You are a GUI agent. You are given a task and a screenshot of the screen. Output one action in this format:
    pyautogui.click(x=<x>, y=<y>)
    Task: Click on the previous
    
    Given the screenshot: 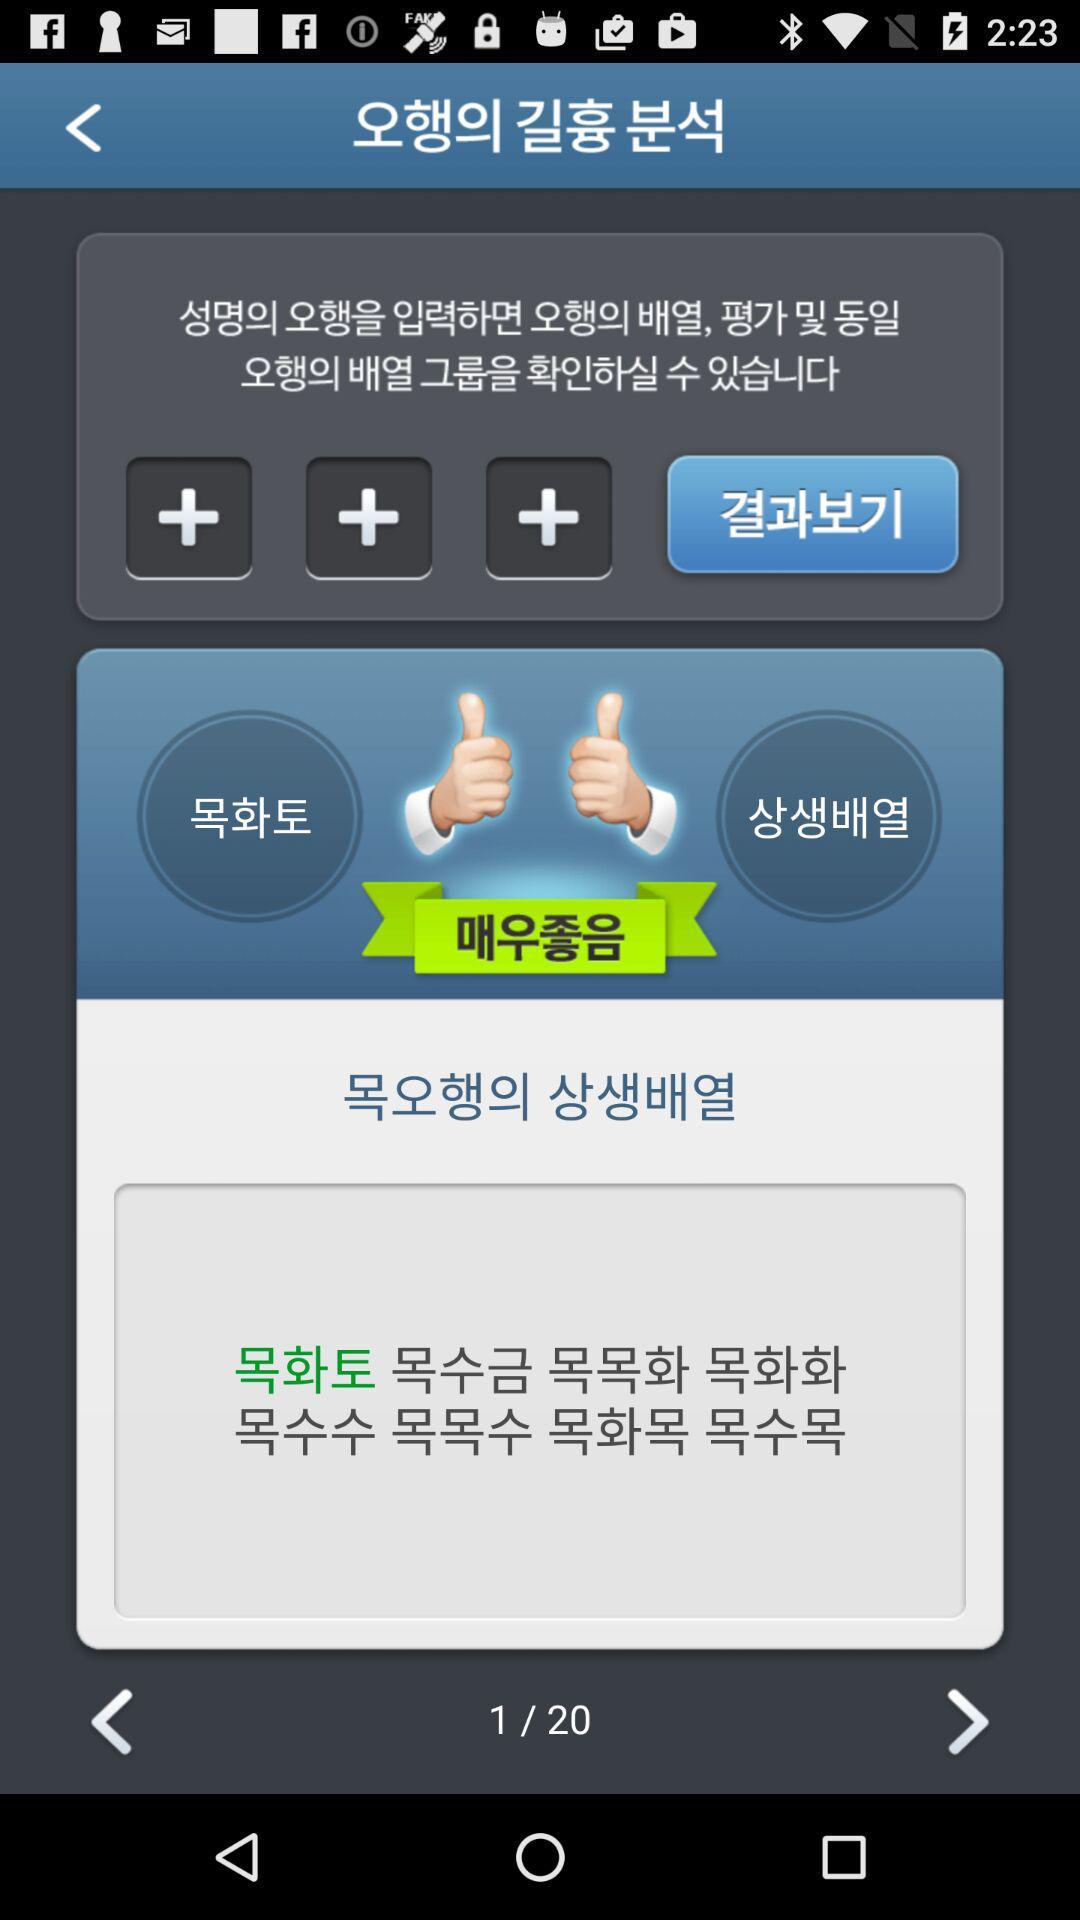 What is the action you would take?
    pyautogui.click(x=115, y=1723)
    